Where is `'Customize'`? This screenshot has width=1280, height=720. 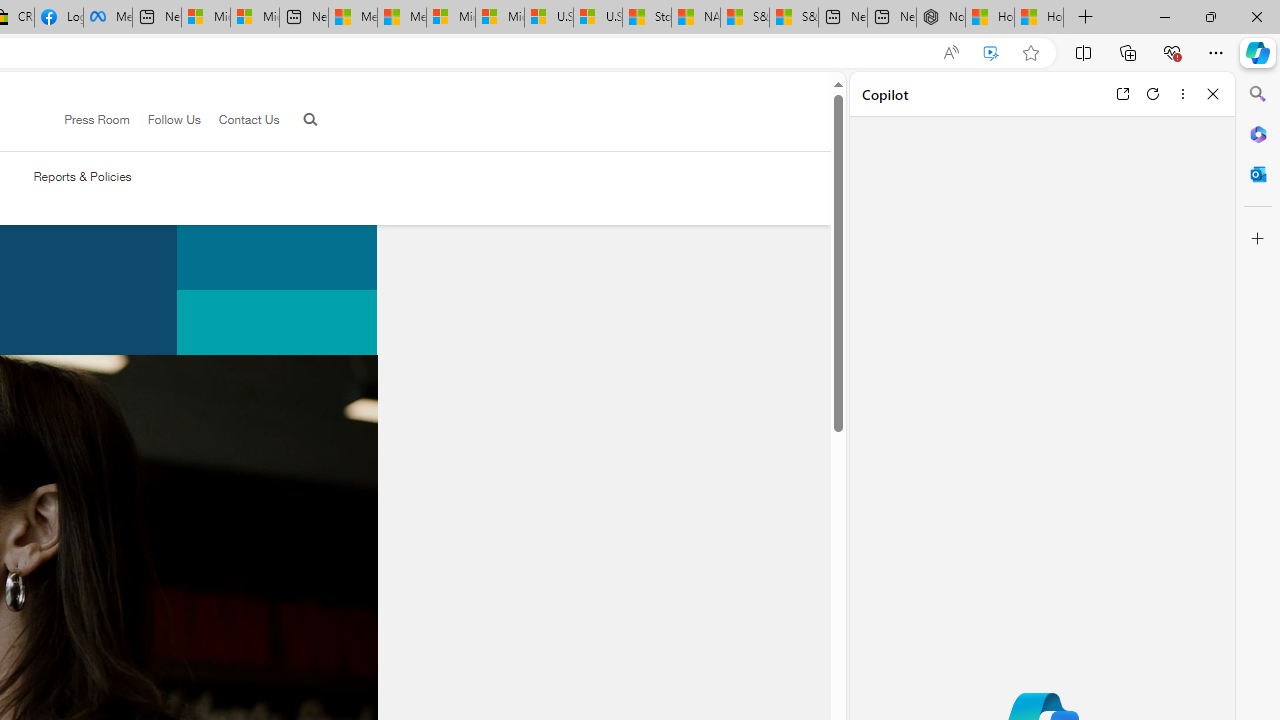 'Customize' is located at coordinates (1257, 238).